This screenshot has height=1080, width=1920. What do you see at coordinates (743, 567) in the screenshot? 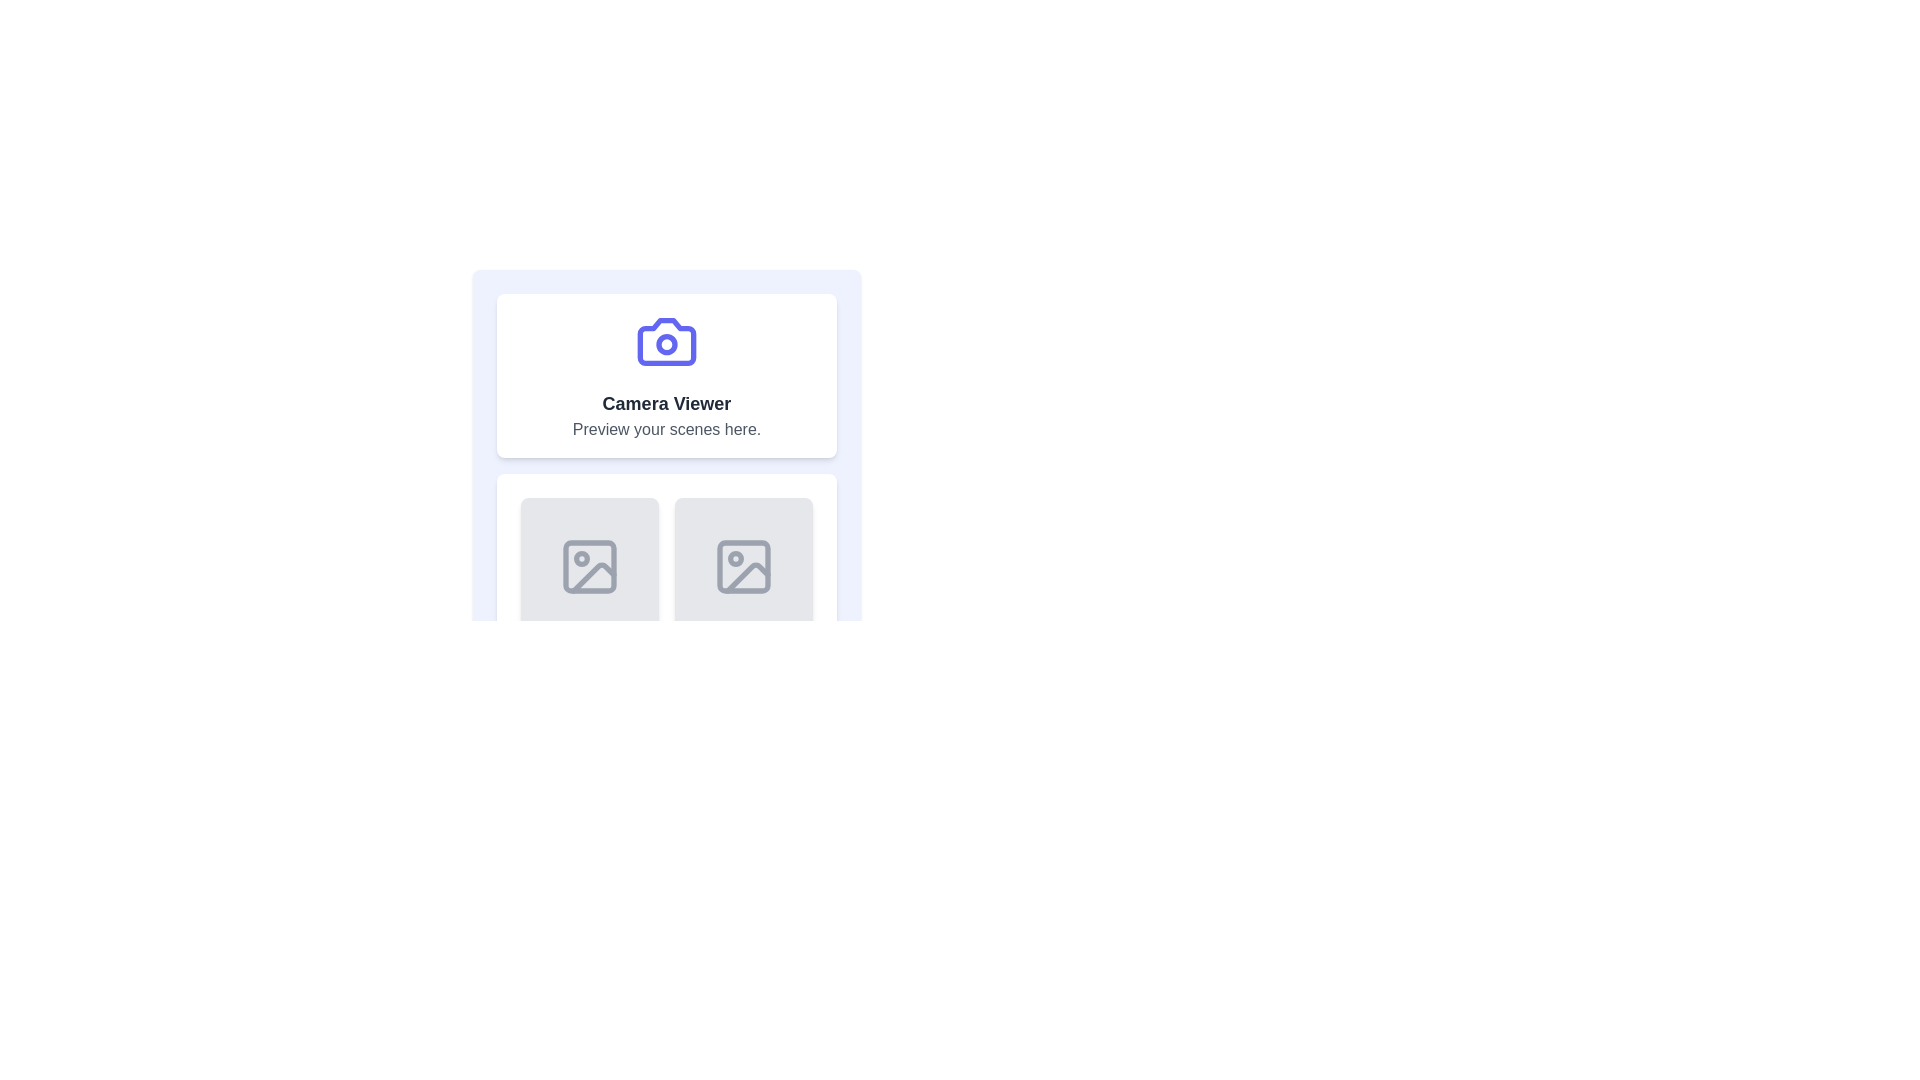
I see `the graphical decoration within the right icon of the bottom grid under the 'Camera Viewer' section` at bounding box center [743, 567].